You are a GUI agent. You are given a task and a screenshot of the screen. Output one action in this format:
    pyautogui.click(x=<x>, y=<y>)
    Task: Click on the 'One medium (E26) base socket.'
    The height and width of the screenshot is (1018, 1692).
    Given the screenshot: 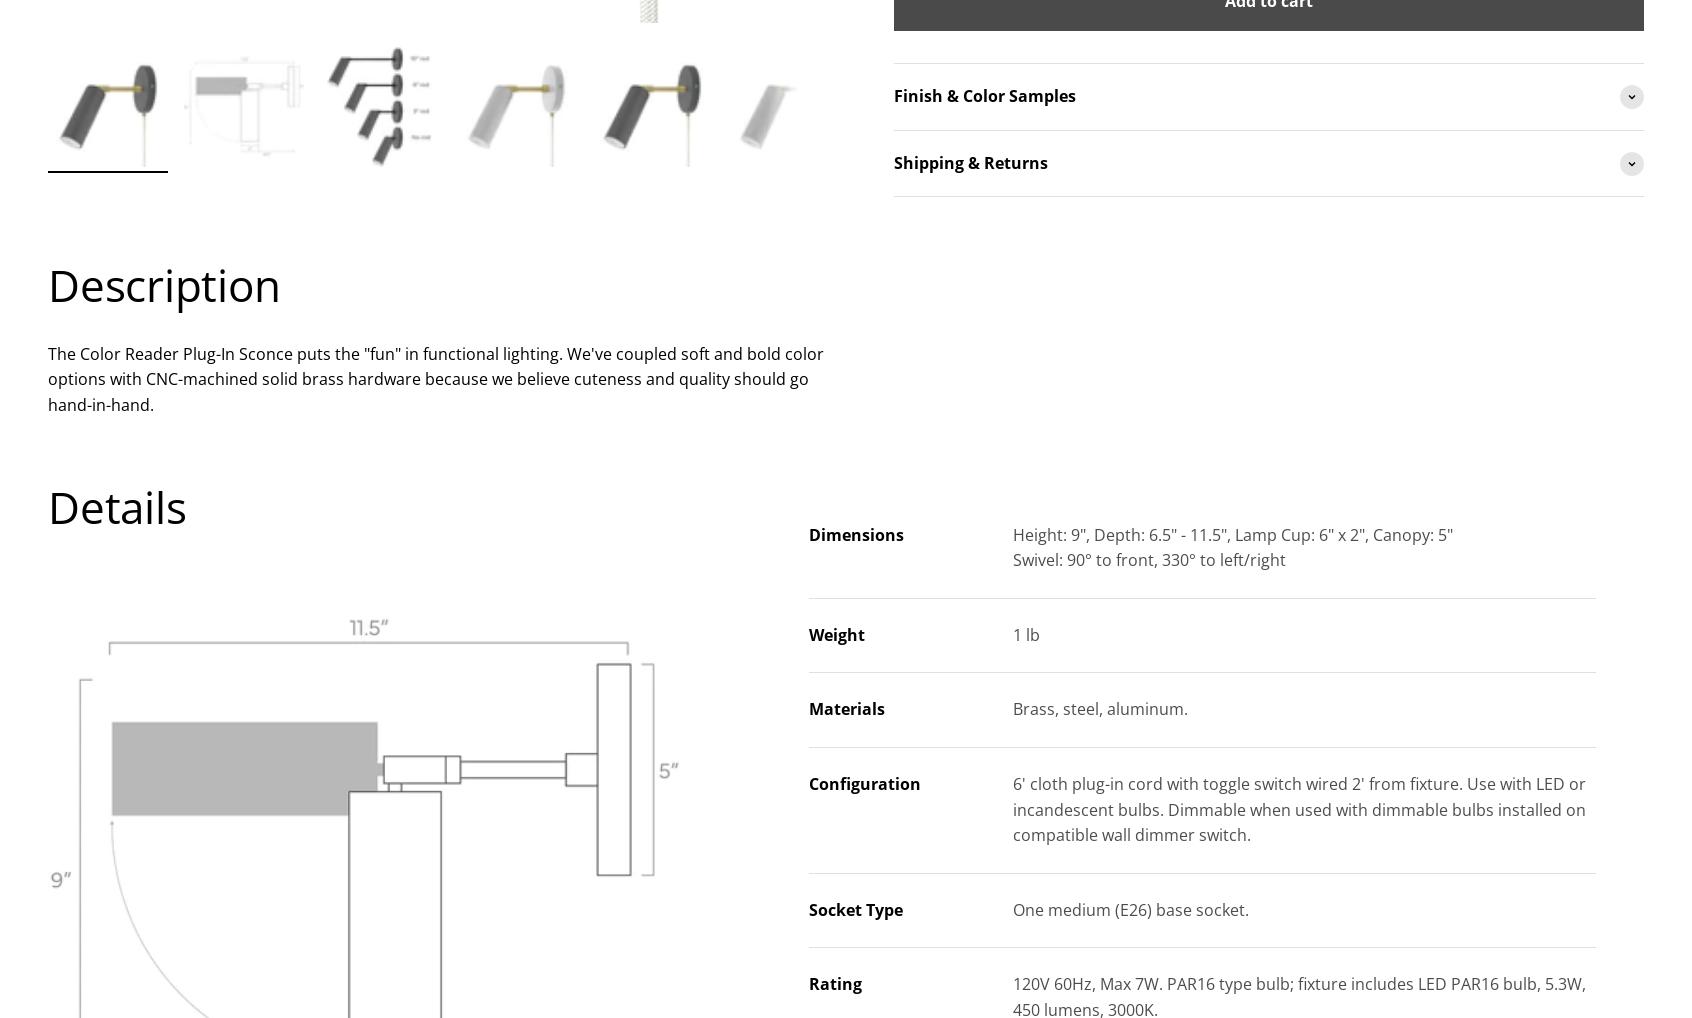 What is the action you would take?
    pyautogui.click(x=1129, y=908)
    